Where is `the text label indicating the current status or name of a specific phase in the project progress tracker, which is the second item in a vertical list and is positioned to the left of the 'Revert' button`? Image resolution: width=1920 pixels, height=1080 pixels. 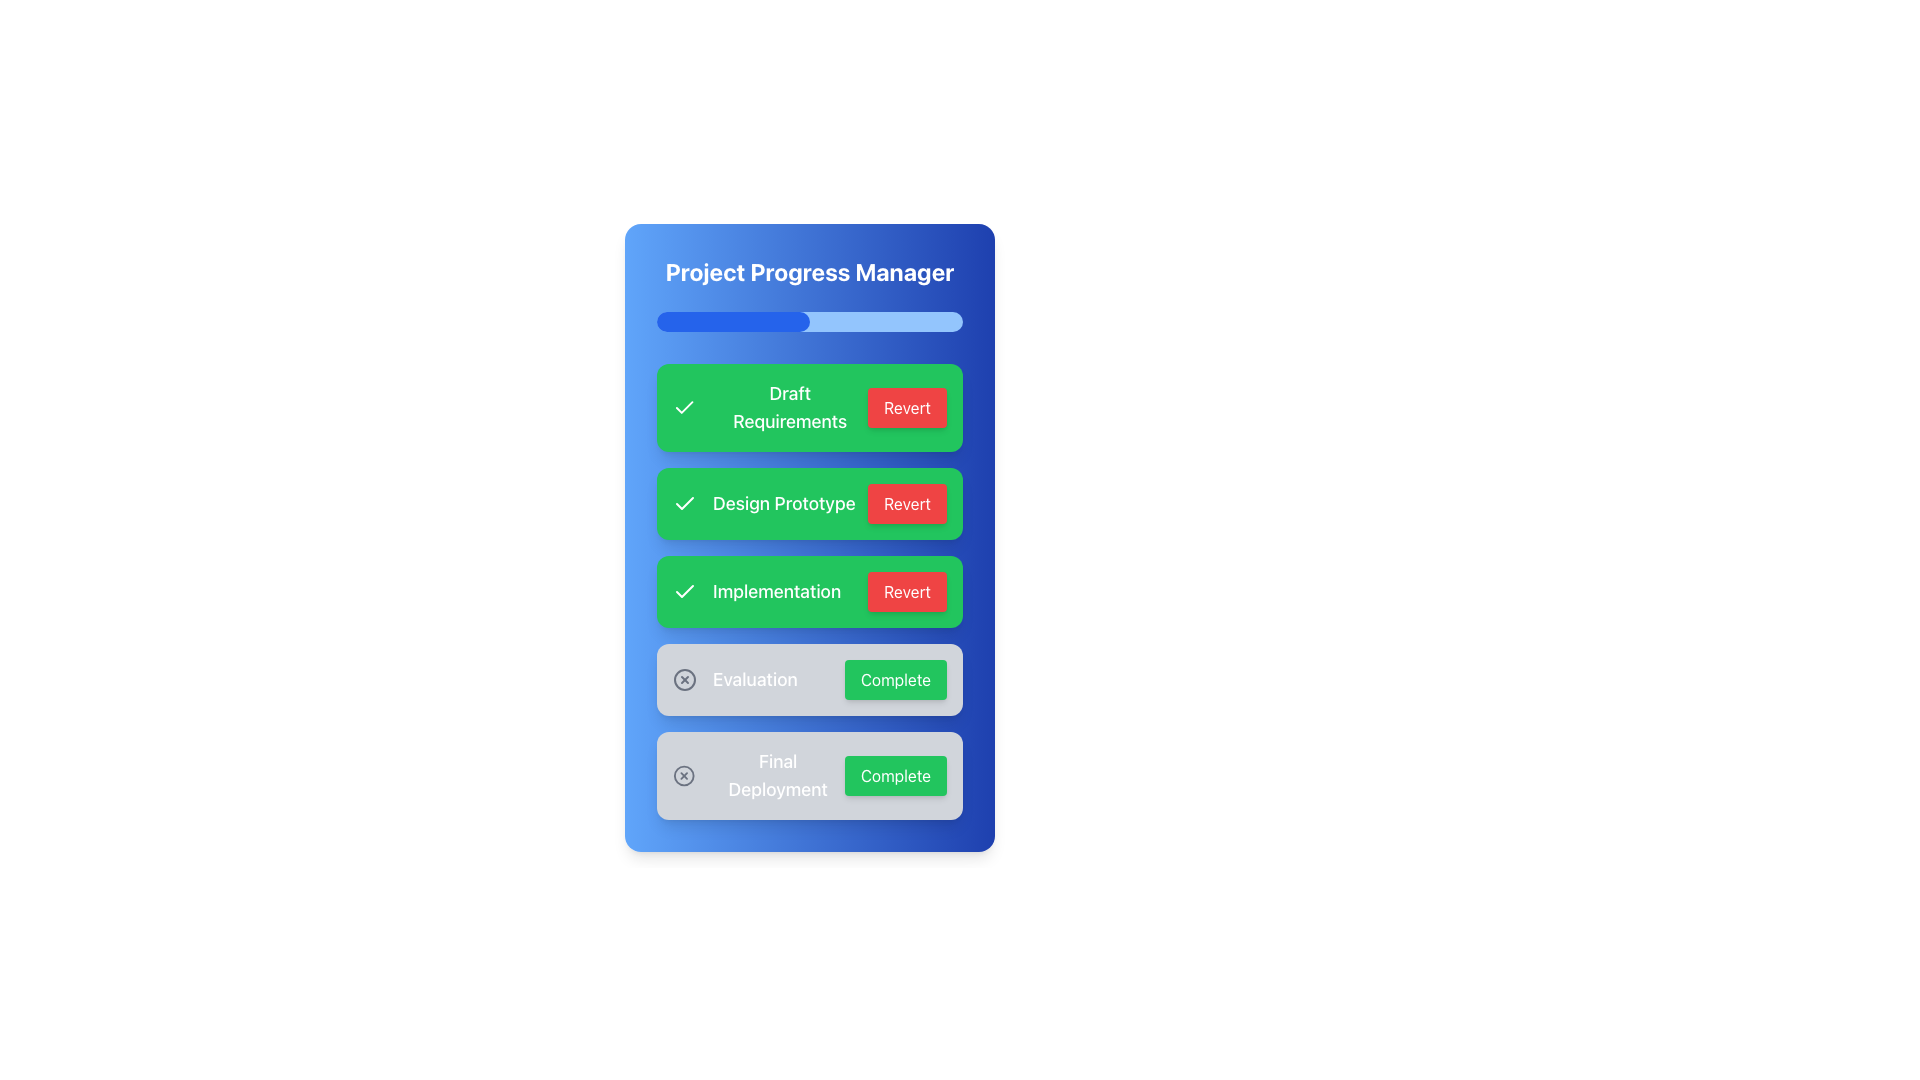 the text label indicating the current status or name of a specific phase in the project progress tracker, which is the second item in a vertical list and is positioned to the left of the 'Revert' button is located at coordinates (783, 503).